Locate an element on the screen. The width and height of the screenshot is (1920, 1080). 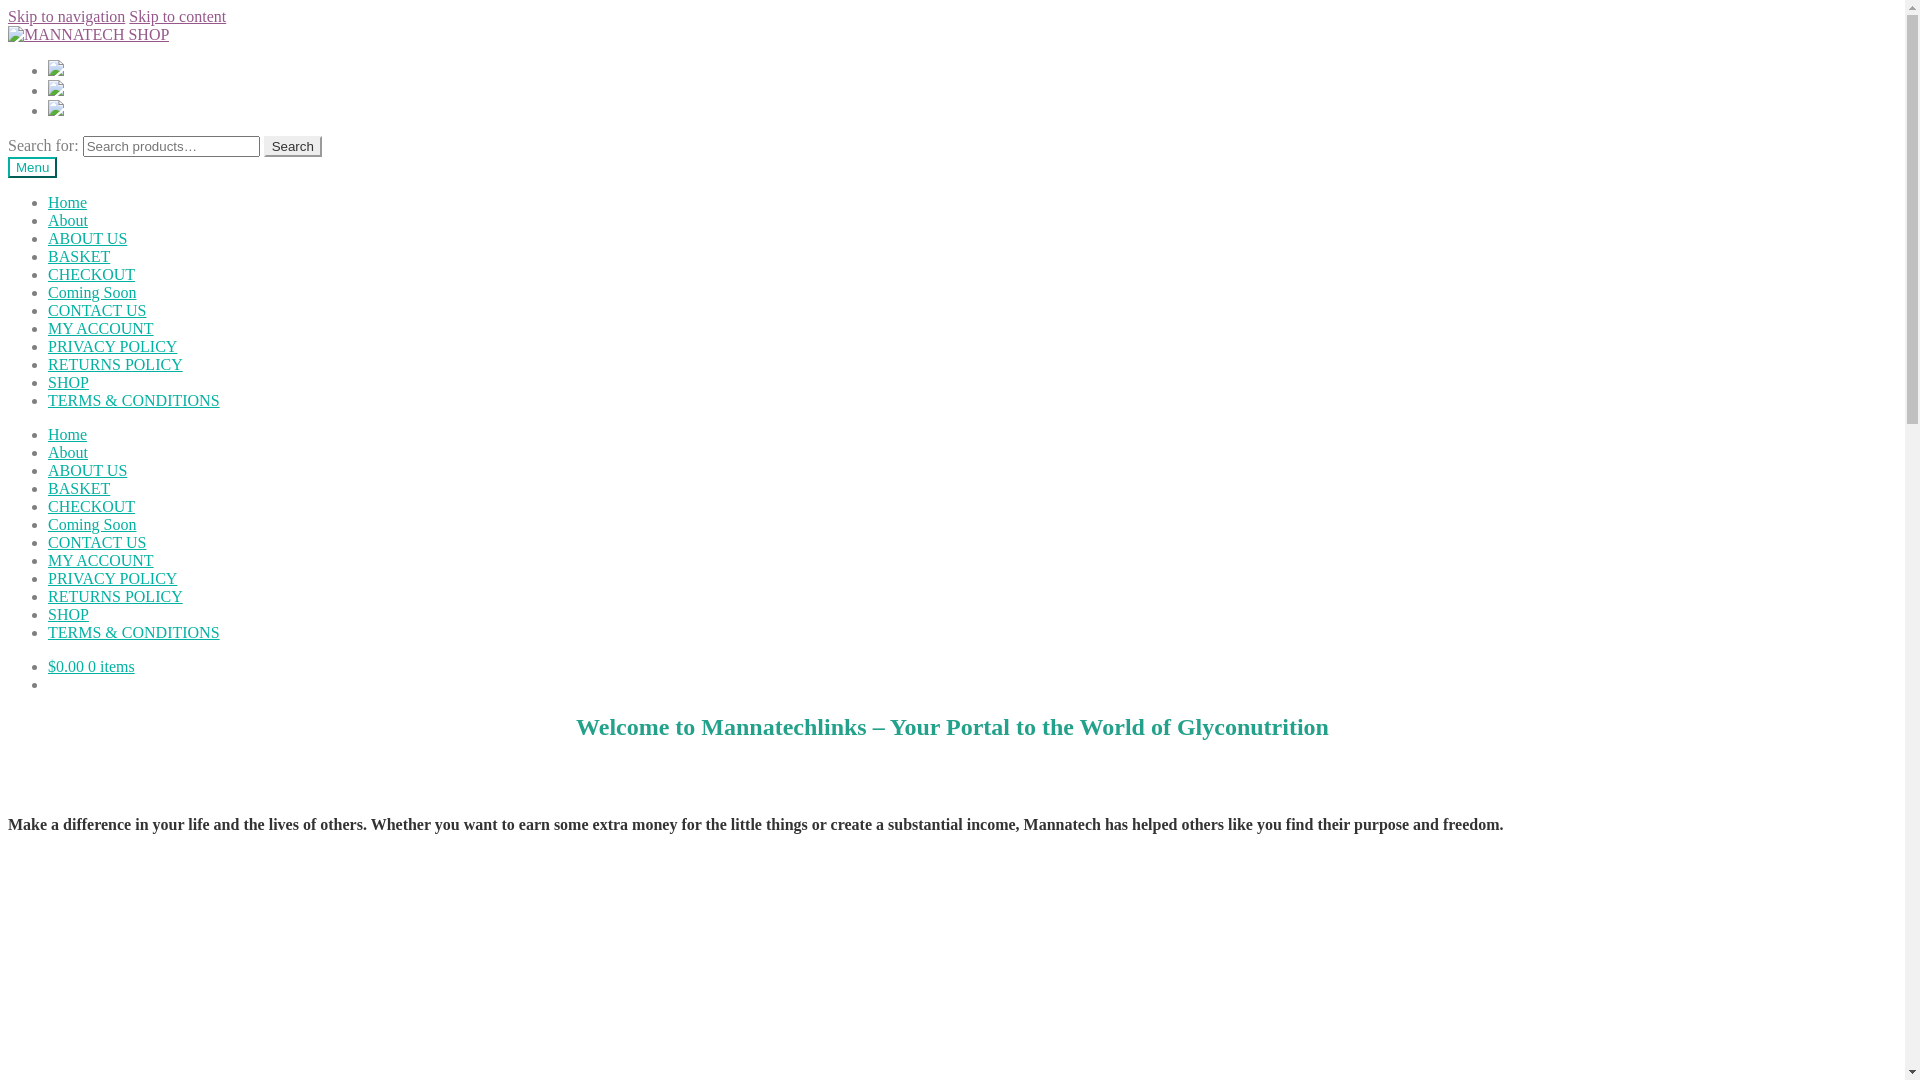
'Instagram' is located at coordinates (48, 90).